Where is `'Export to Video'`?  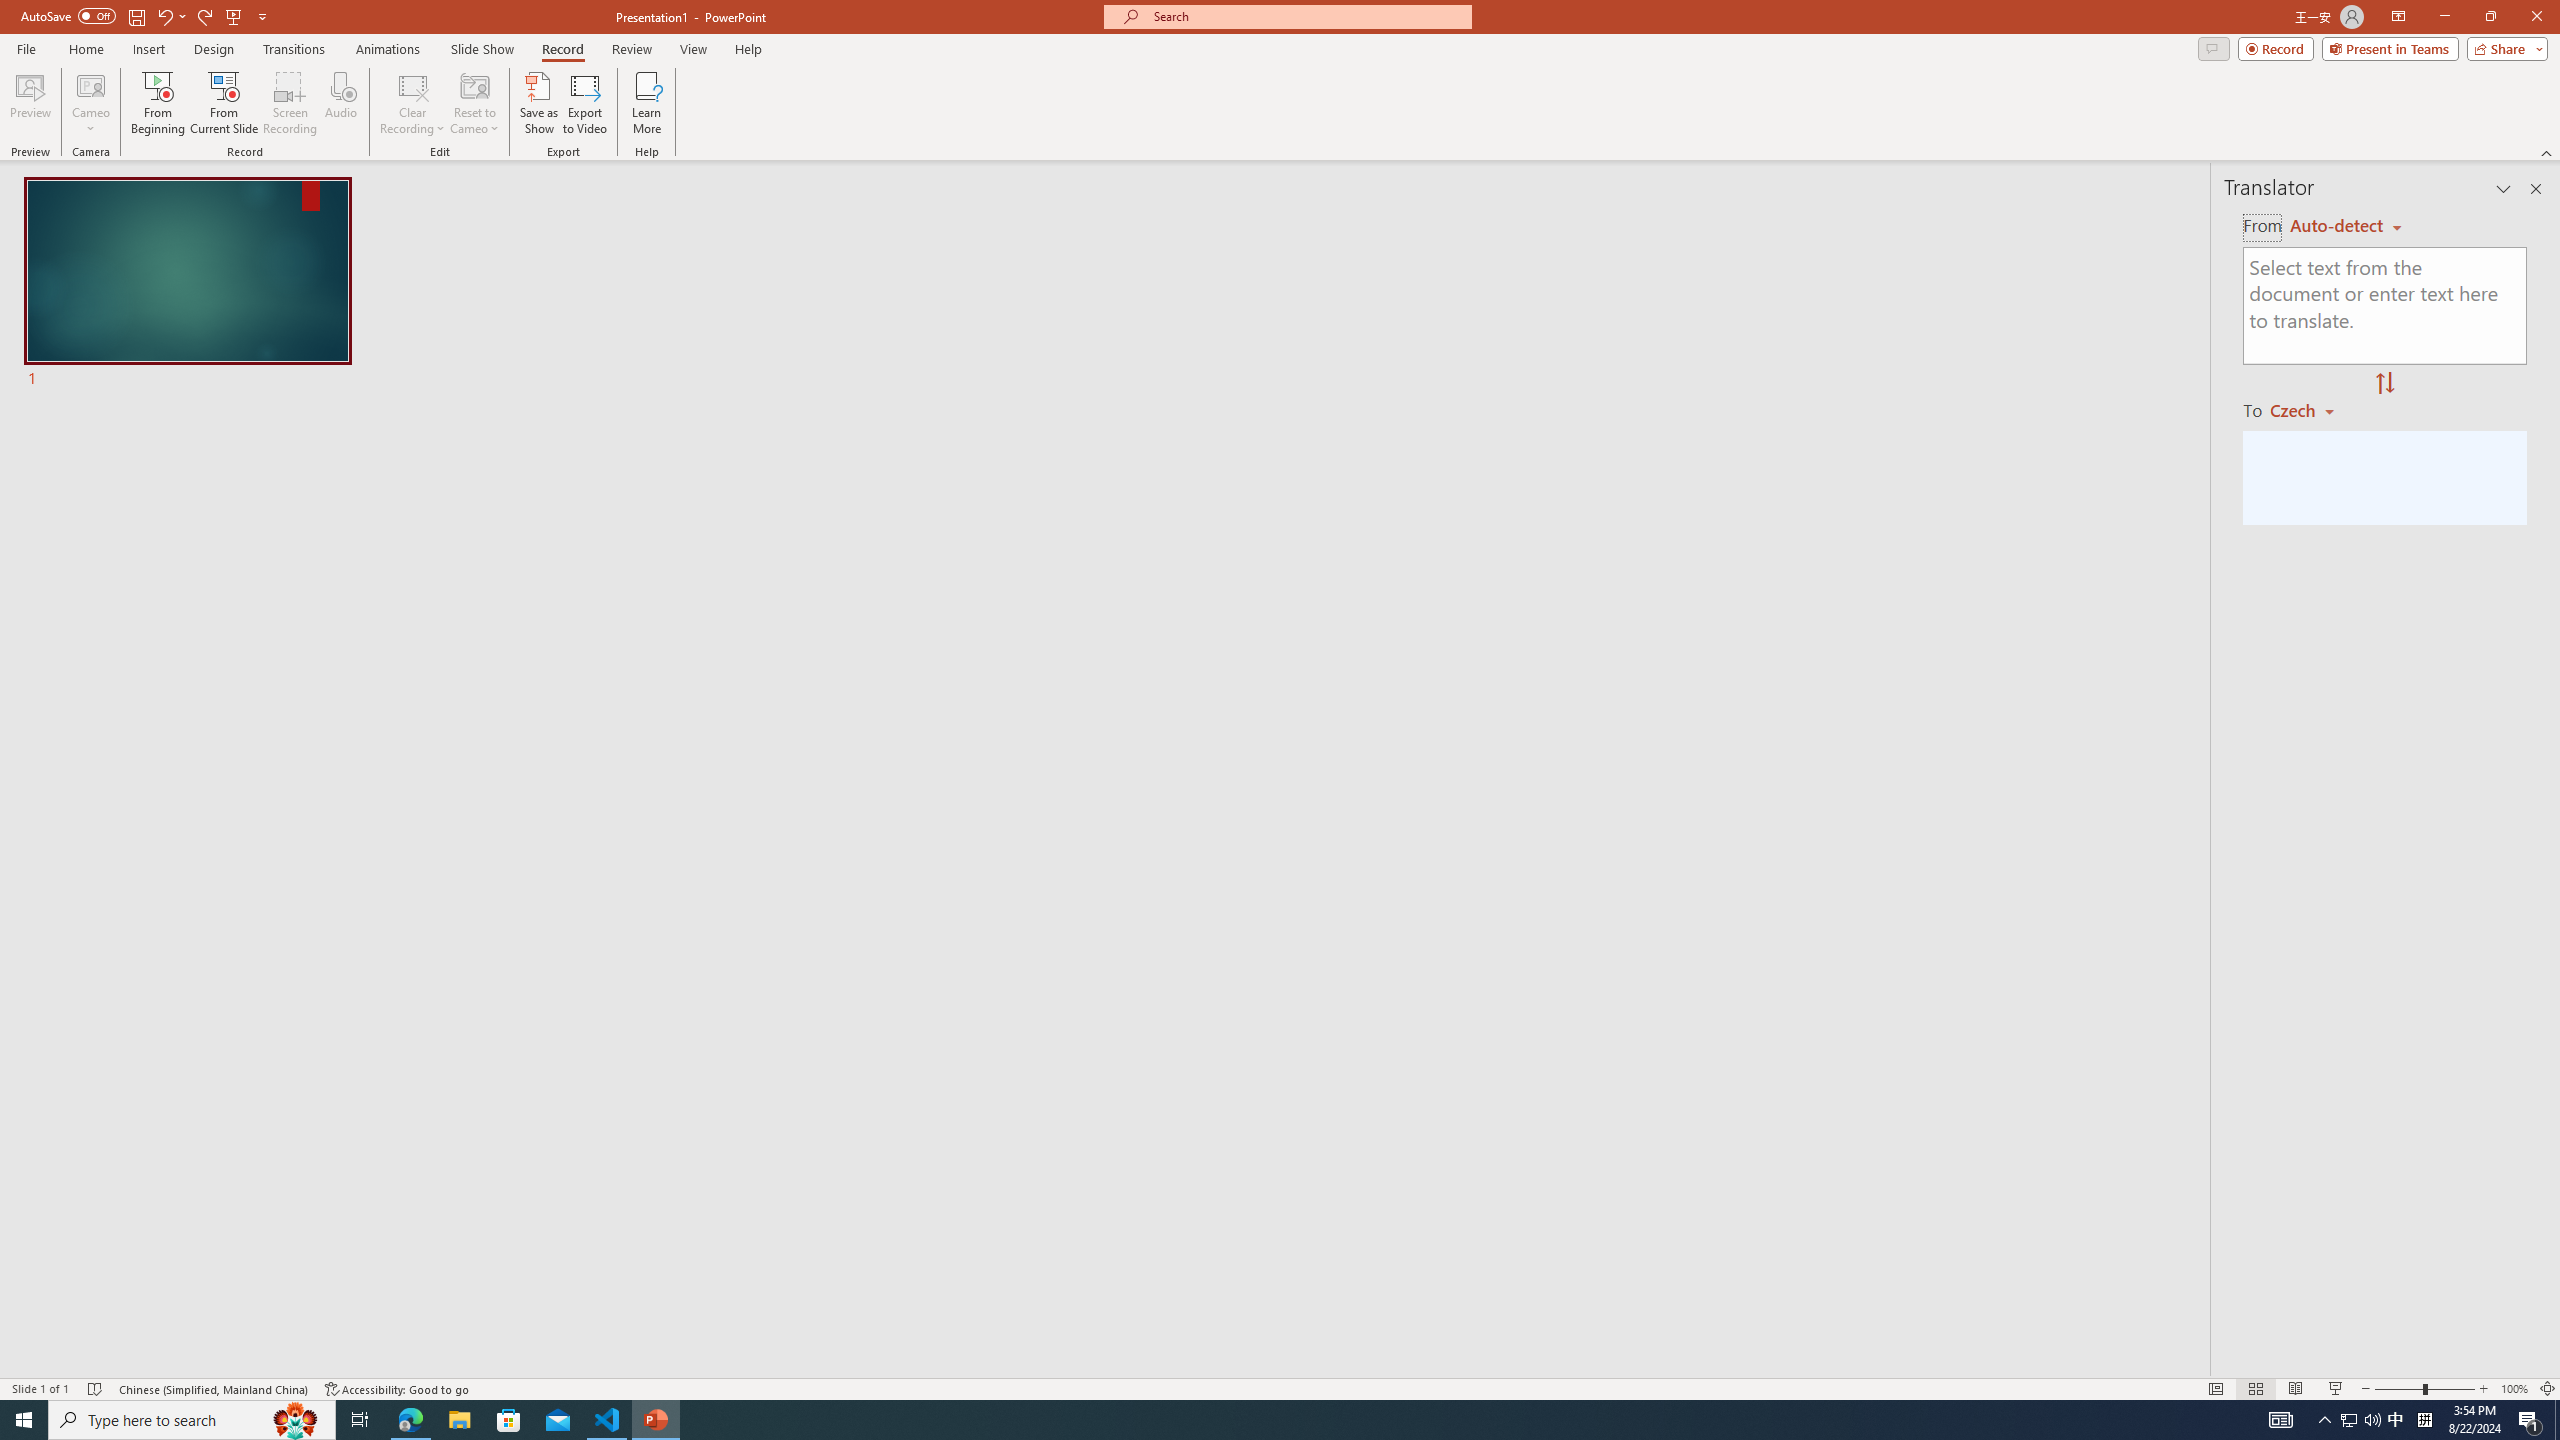 'Export to Video' is located at coordinates (583, 103).